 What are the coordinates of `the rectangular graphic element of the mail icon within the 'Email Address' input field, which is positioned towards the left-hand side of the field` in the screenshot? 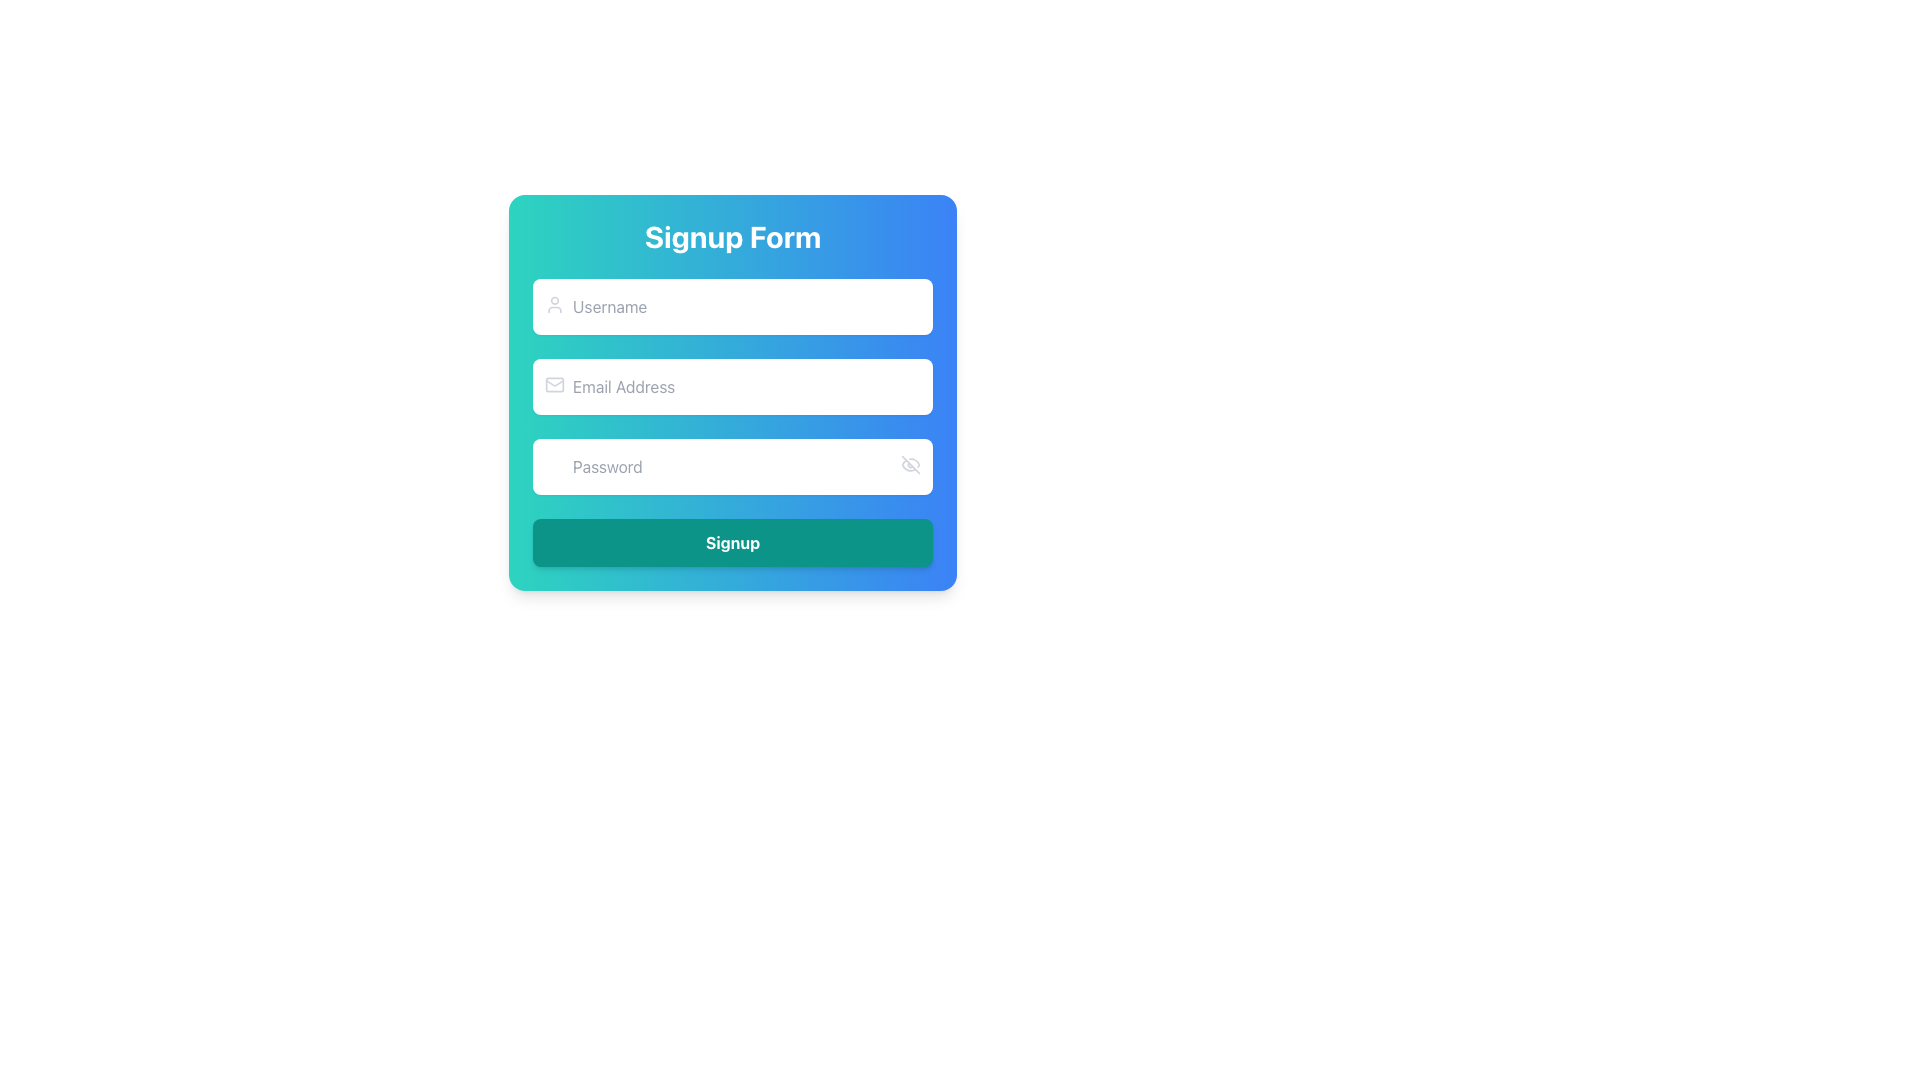 It's located at (555, 385).